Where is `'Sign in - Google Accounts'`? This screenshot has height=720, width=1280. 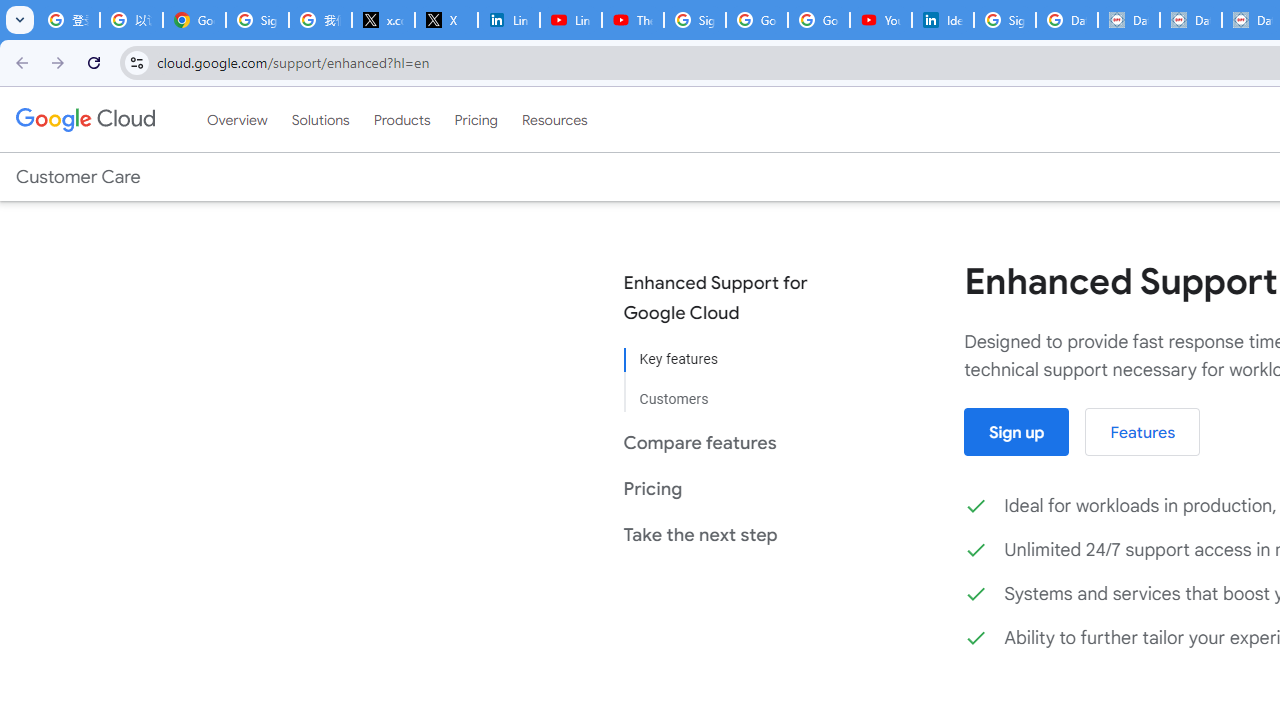 'Sign in - Google Accounts' is located at coordinates (256, 20).